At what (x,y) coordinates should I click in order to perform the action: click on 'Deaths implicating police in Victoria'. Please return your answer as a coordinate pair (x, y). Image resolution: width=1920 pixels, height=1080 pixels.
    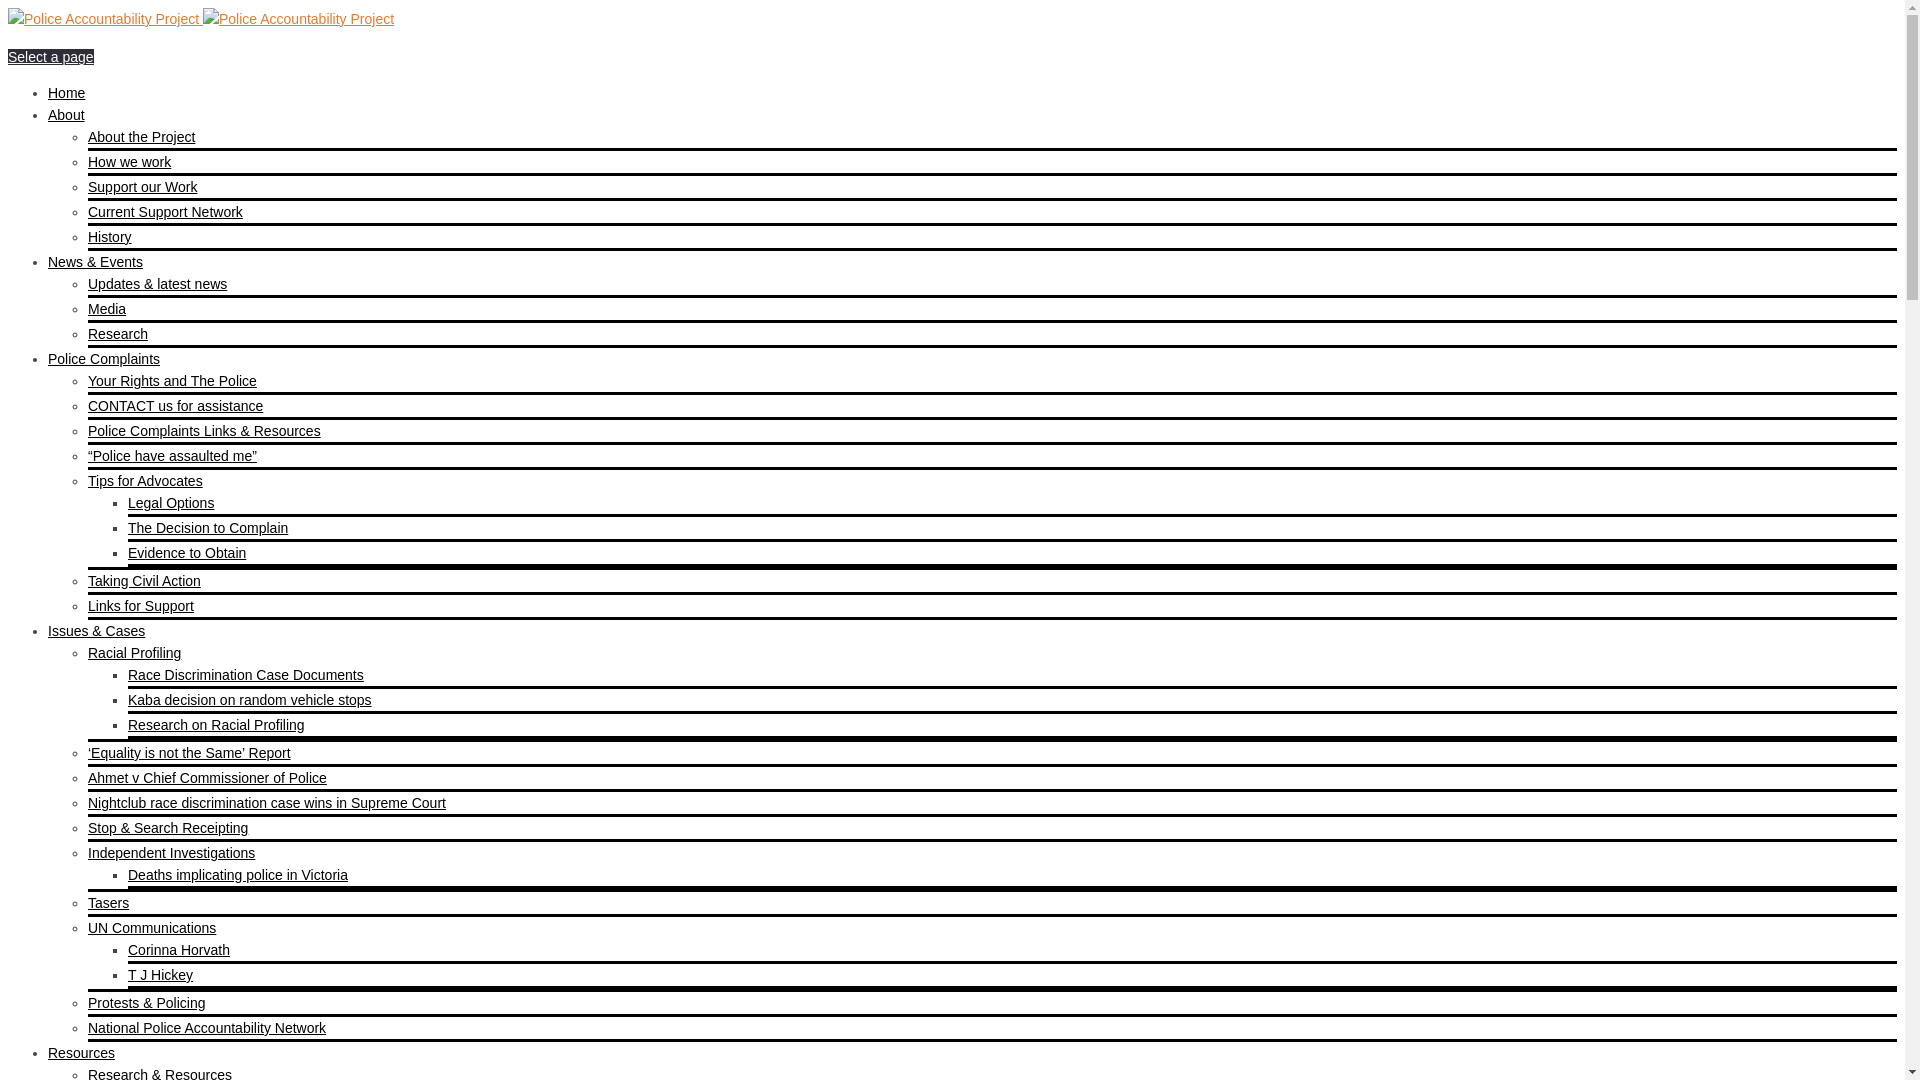
    Looking at the image, I should click on (238, 874).